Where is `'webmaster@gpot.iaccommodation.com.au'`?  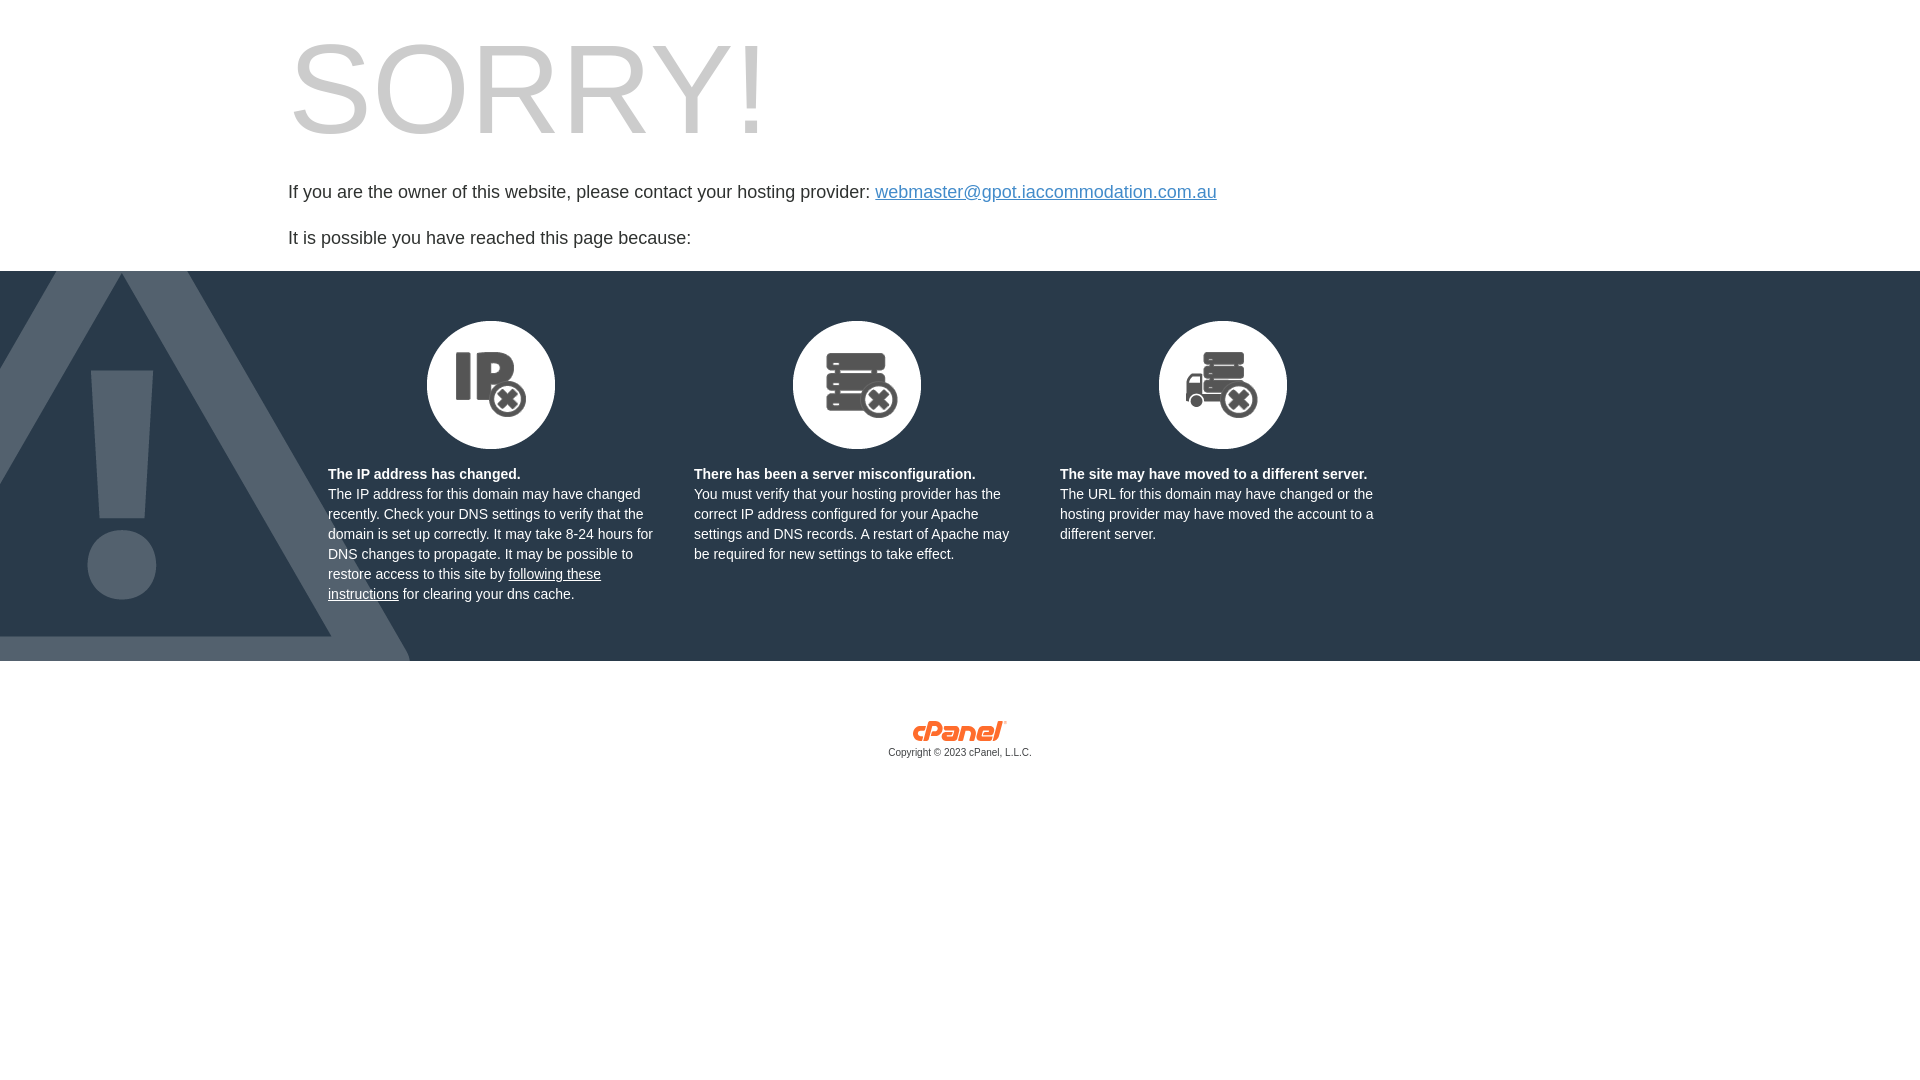 'webmaster@gpot.iaccommodation.com.au' is located at coordinates (1044, 192).